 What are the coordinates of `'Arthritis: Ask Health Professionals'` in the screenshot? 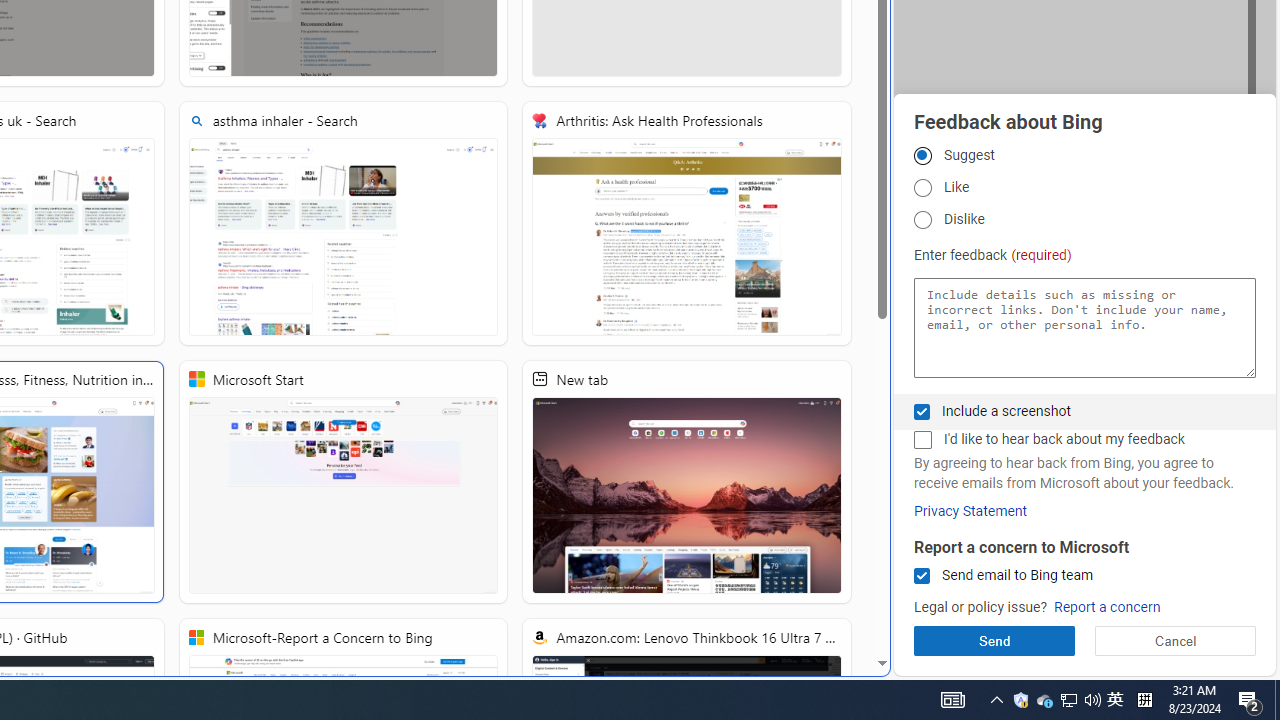 It's located at (687, 223).